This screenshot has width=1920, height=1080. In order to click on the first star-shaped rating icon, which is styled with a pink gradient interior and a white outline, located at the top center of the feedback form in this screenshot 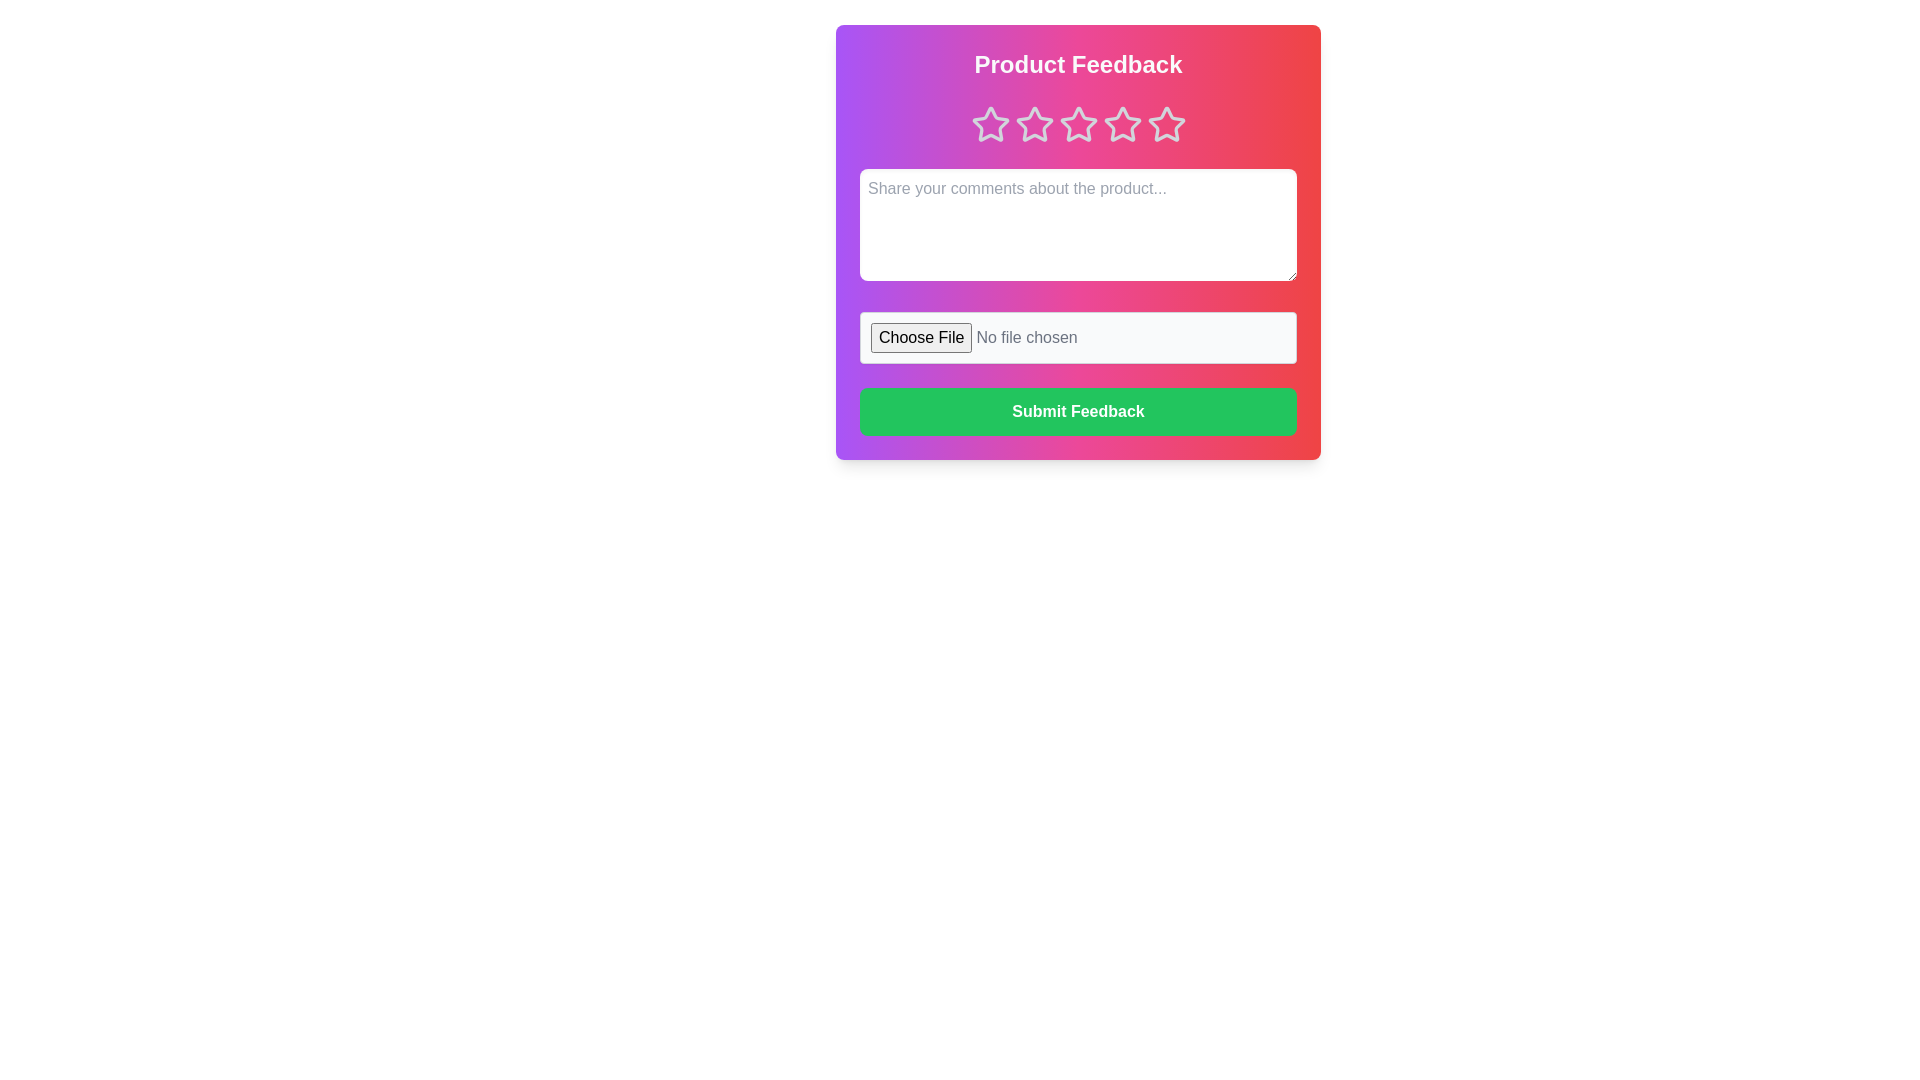, I will do `click(990, 124)`.